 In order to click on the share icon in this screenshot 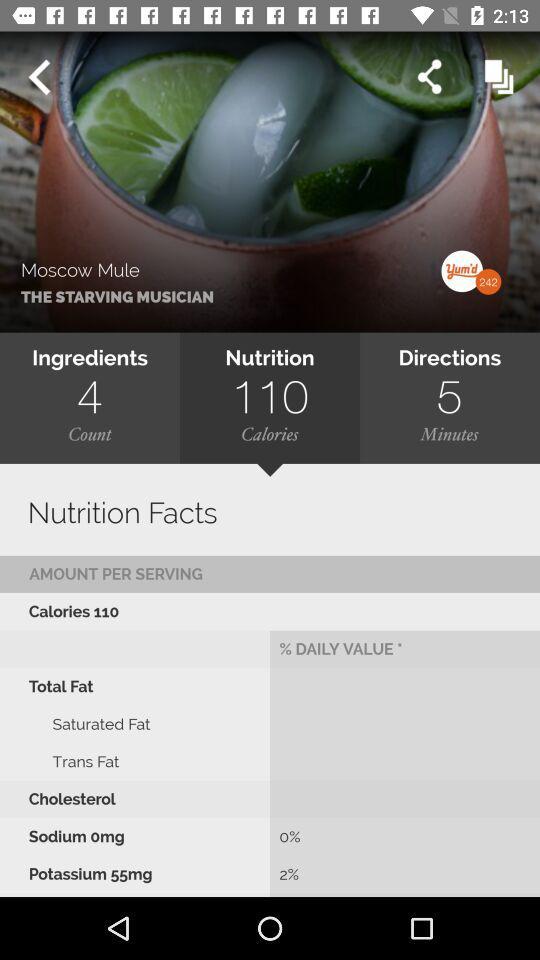, I will do `click(428, 77)`.